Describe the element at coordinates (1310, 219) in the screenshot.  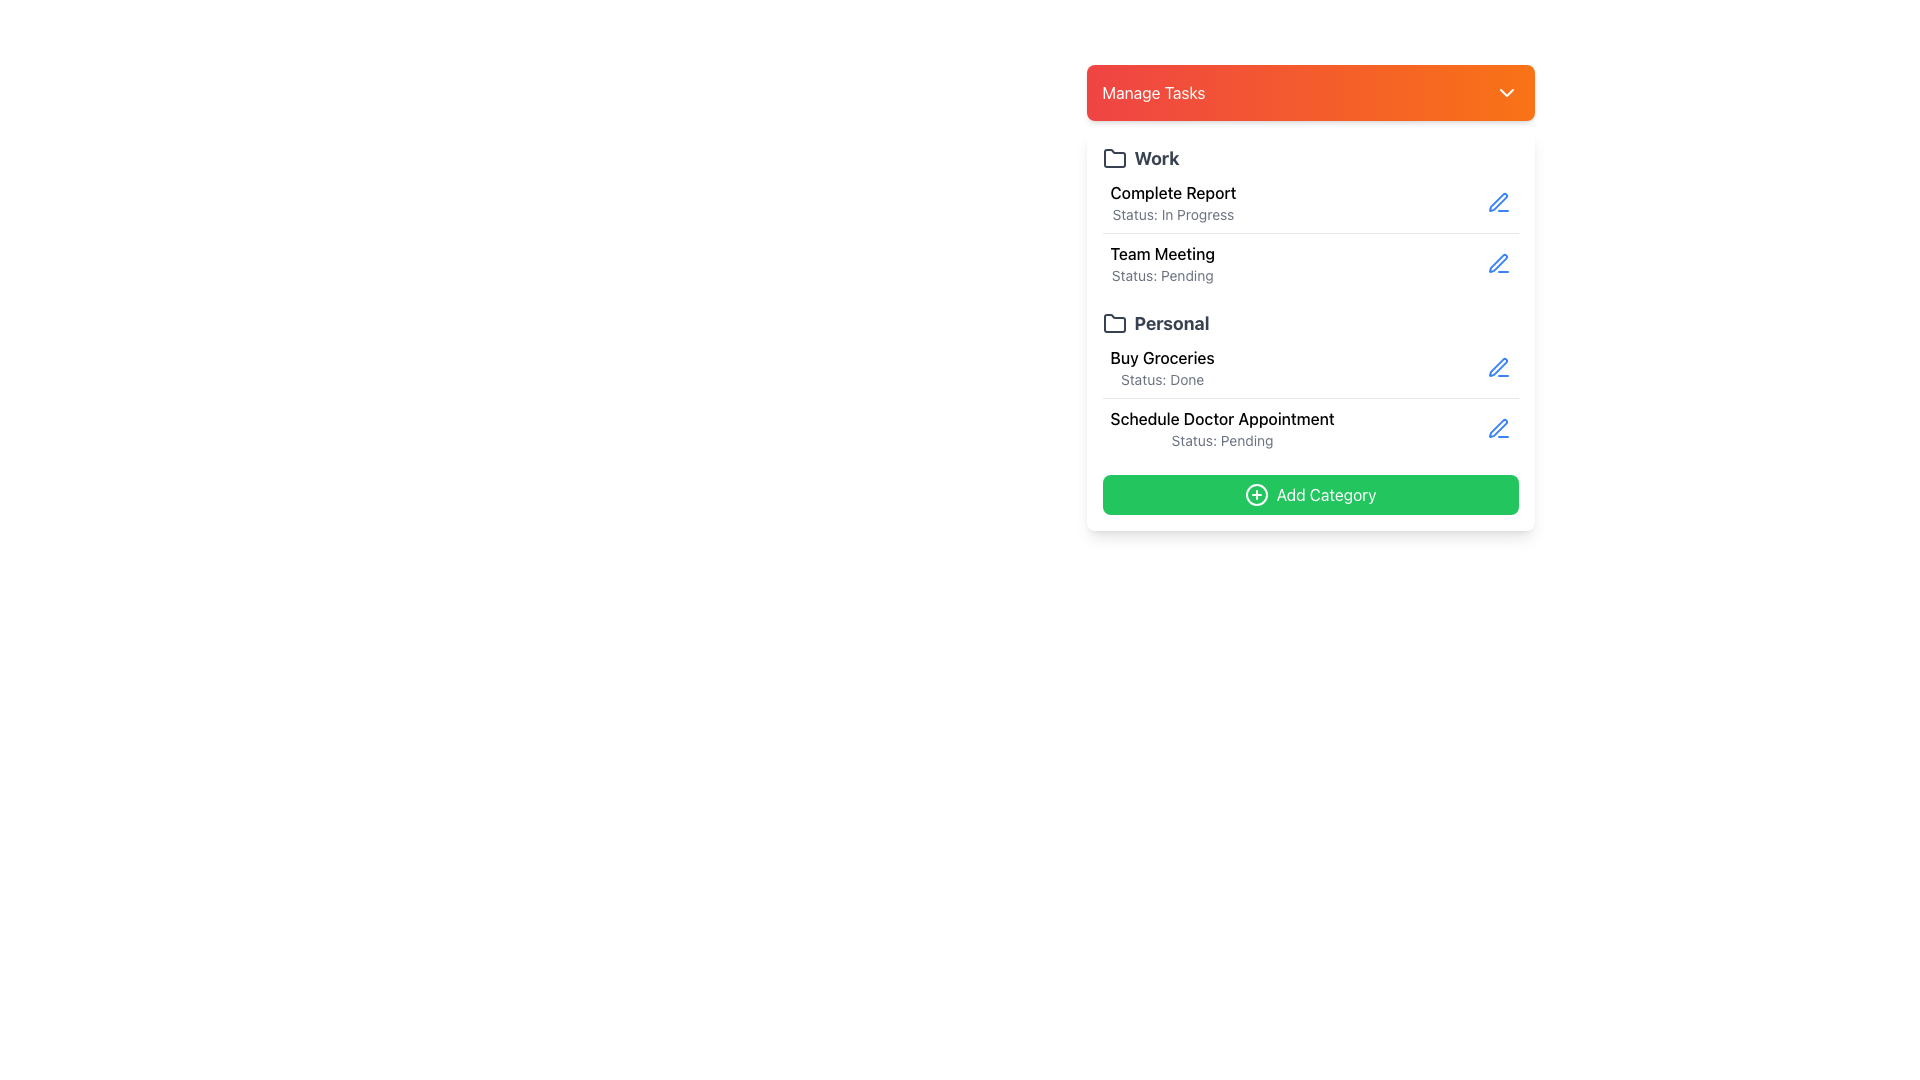
I see `the section containing the tasks 'Complete Report' and 'Team Meeting' under the 'Work' category in the 'Manage Tasks' panel` at that location.